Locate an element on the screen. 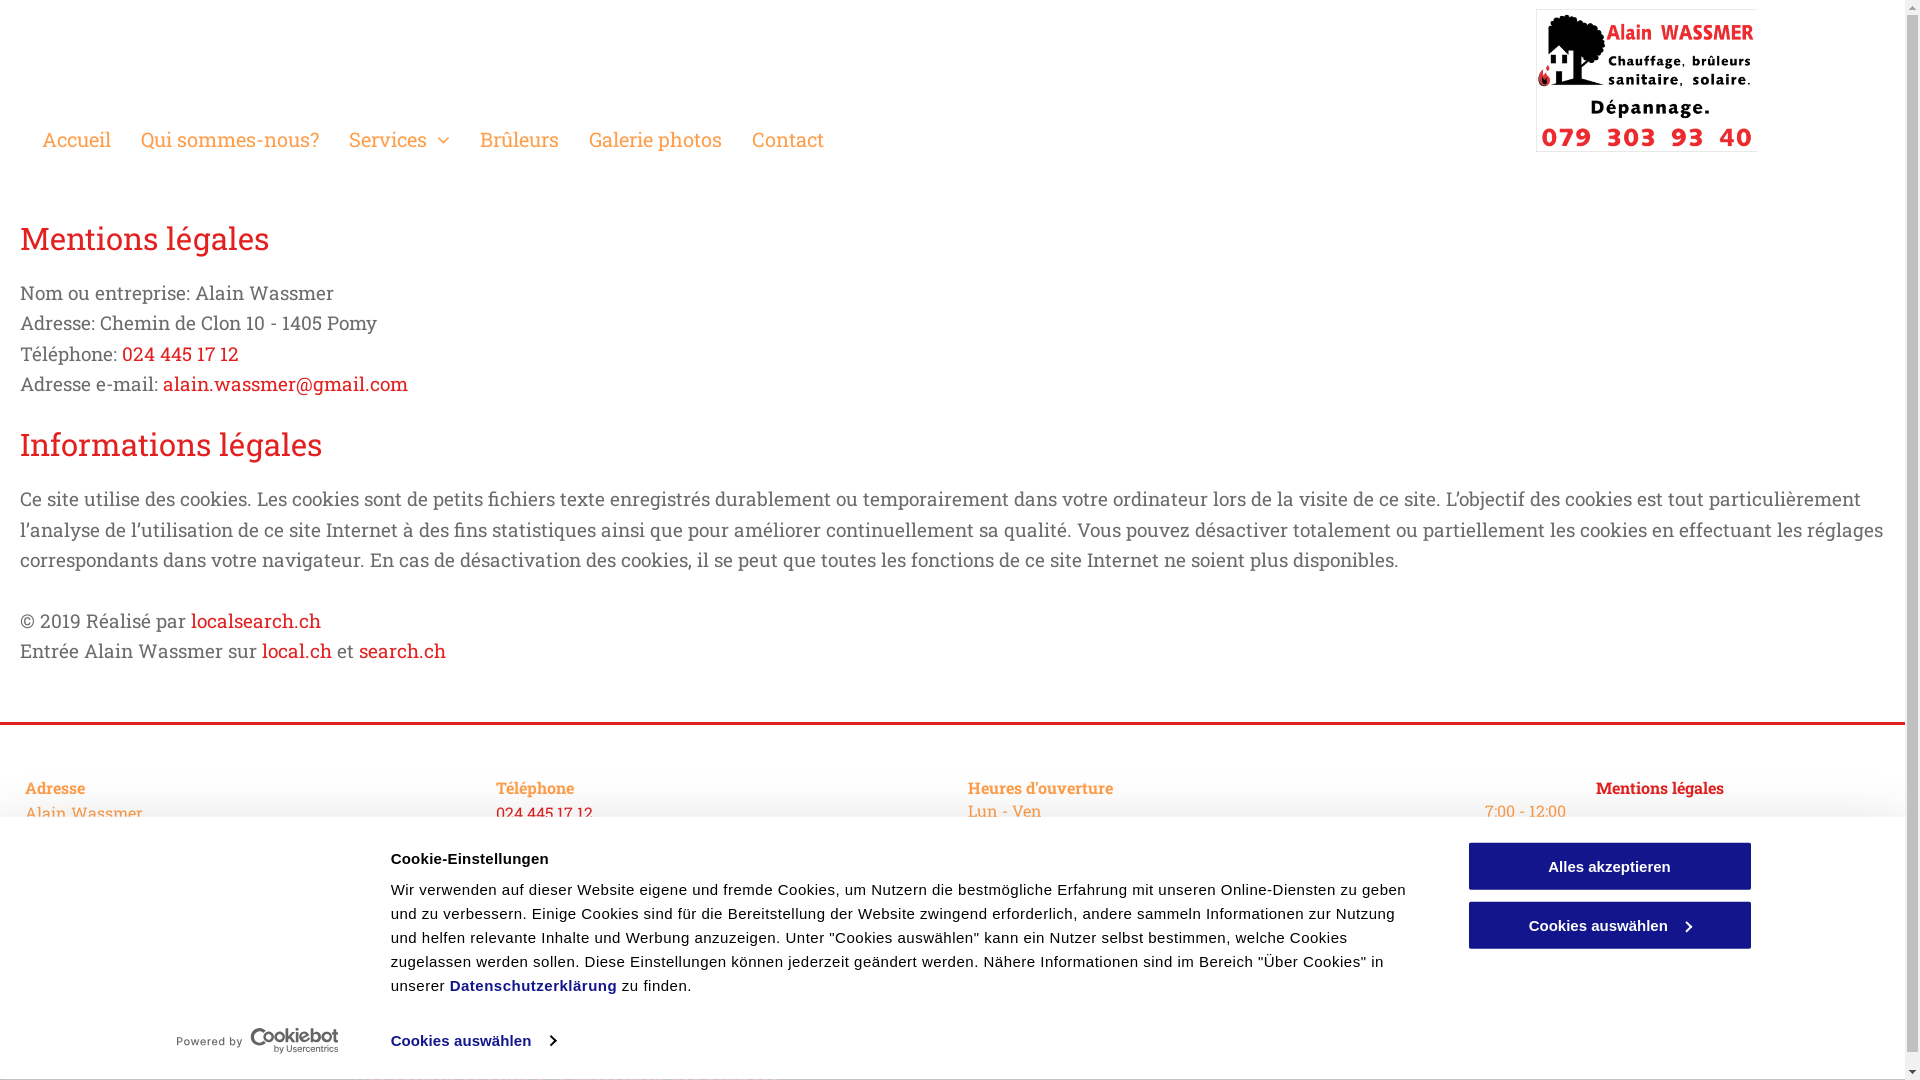  'local.ch' is located at coordinates (296, 650).